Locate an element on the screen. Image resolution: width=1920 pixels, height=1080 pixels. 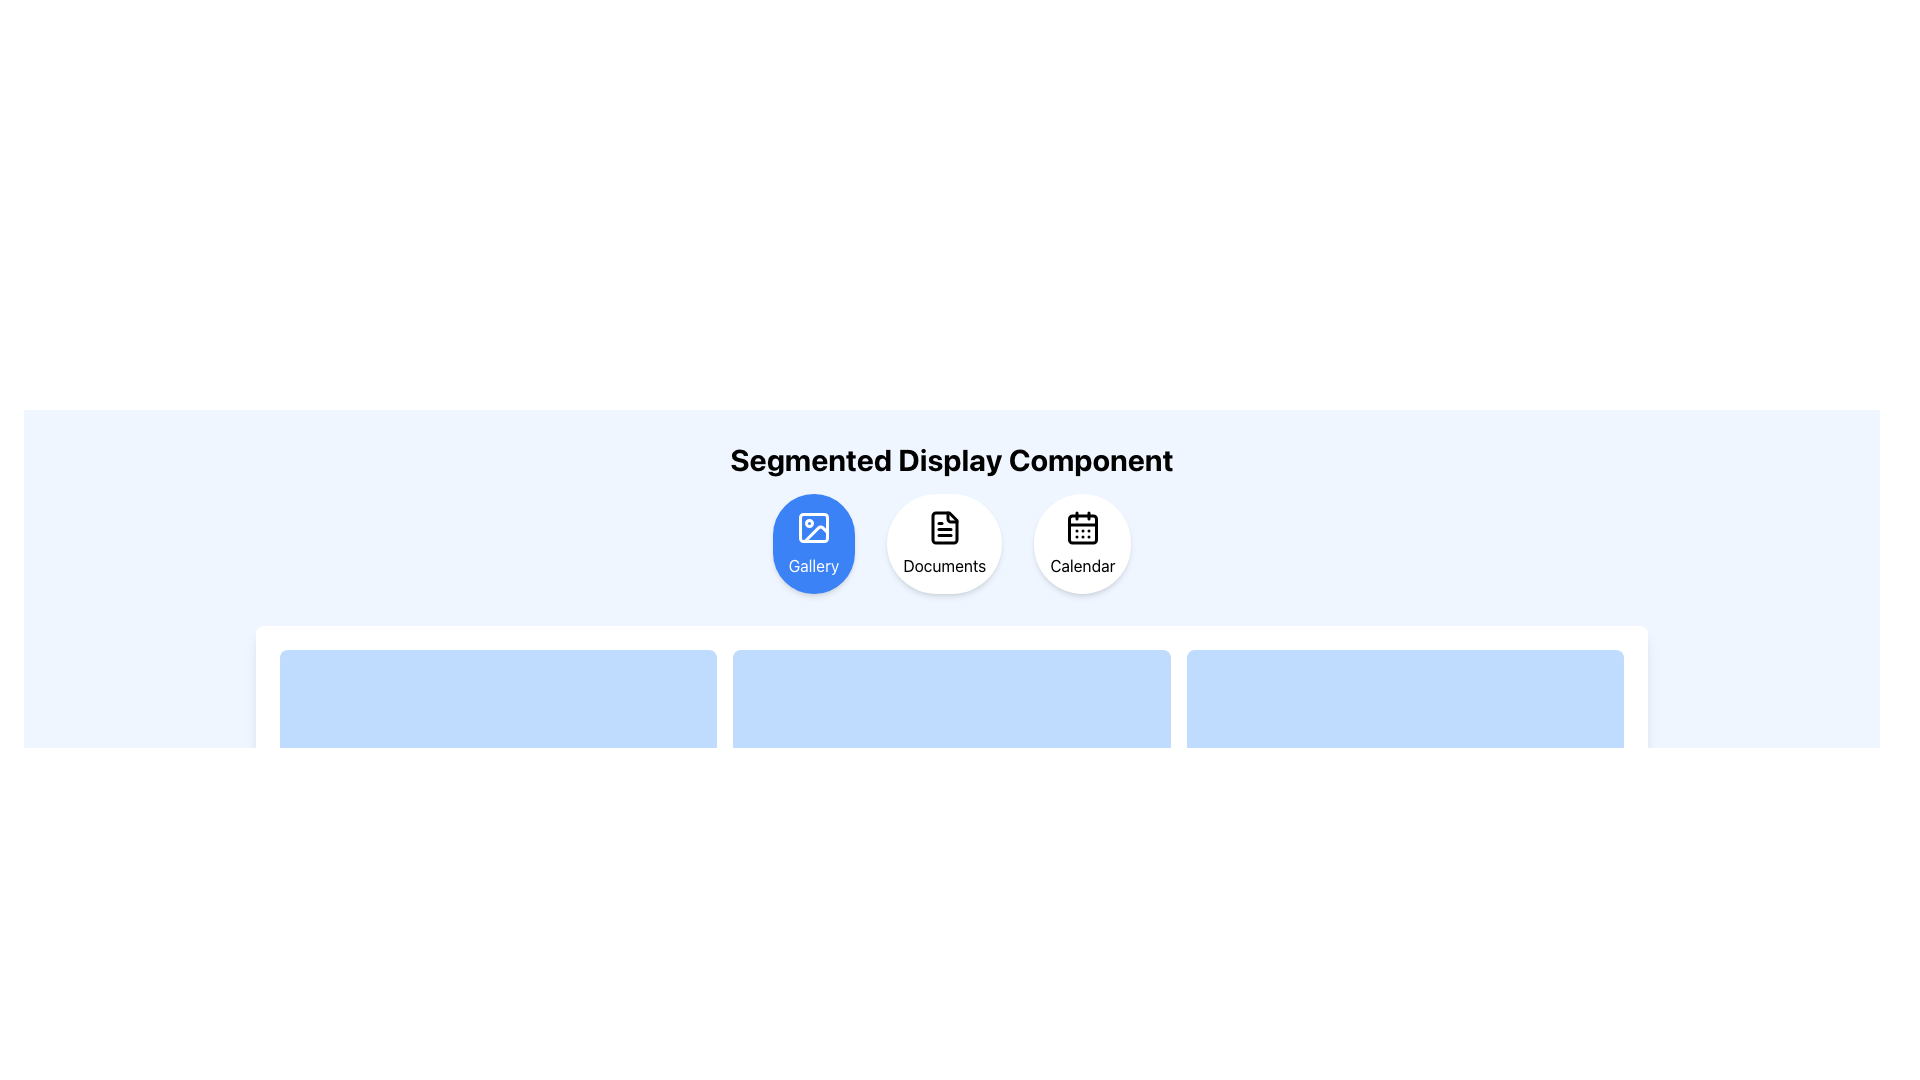
the rectangular component with rounded corners located within the 'Gallery' icon at the center of the icon is located at coordinates (813, 527).